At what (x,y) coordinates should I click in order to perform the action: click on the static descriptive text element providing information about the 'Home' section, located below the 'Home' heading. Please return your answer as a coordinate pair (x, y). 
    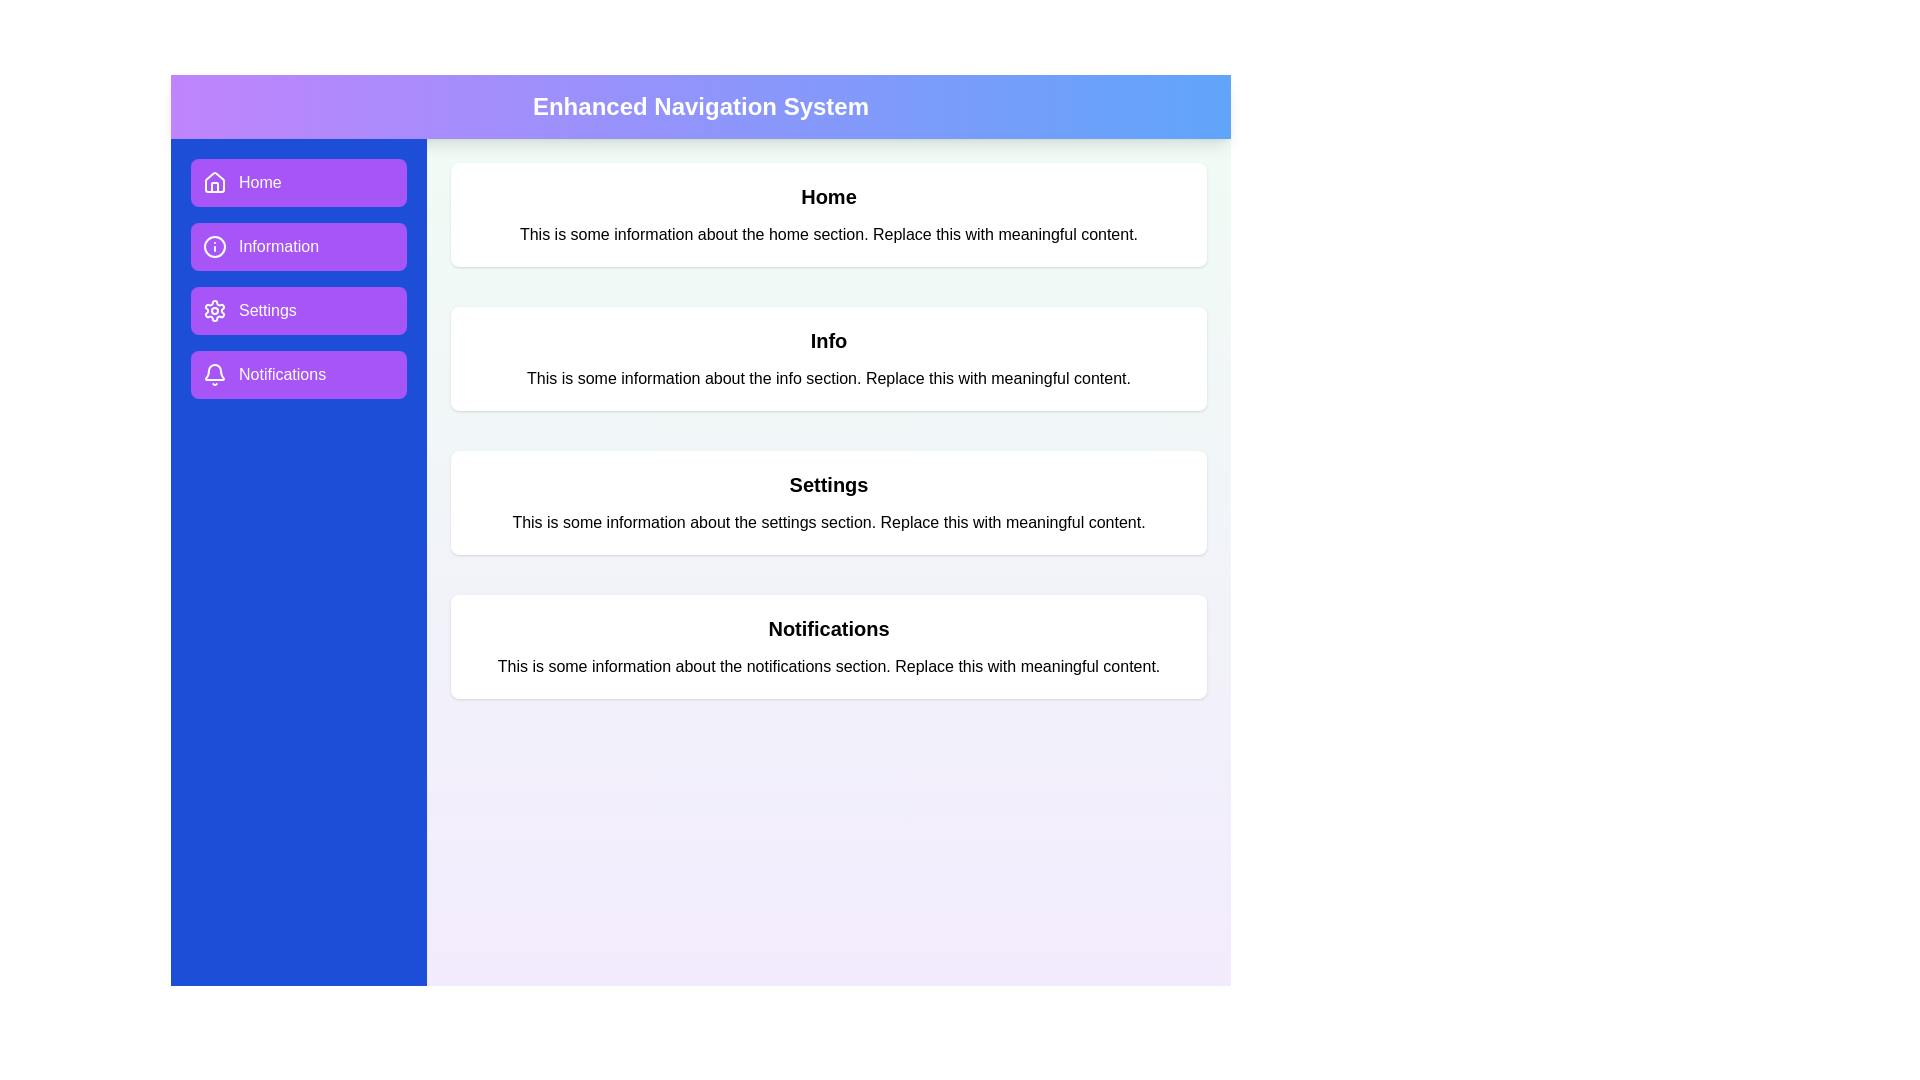
    Looking at the image, I should click on (829, 234).